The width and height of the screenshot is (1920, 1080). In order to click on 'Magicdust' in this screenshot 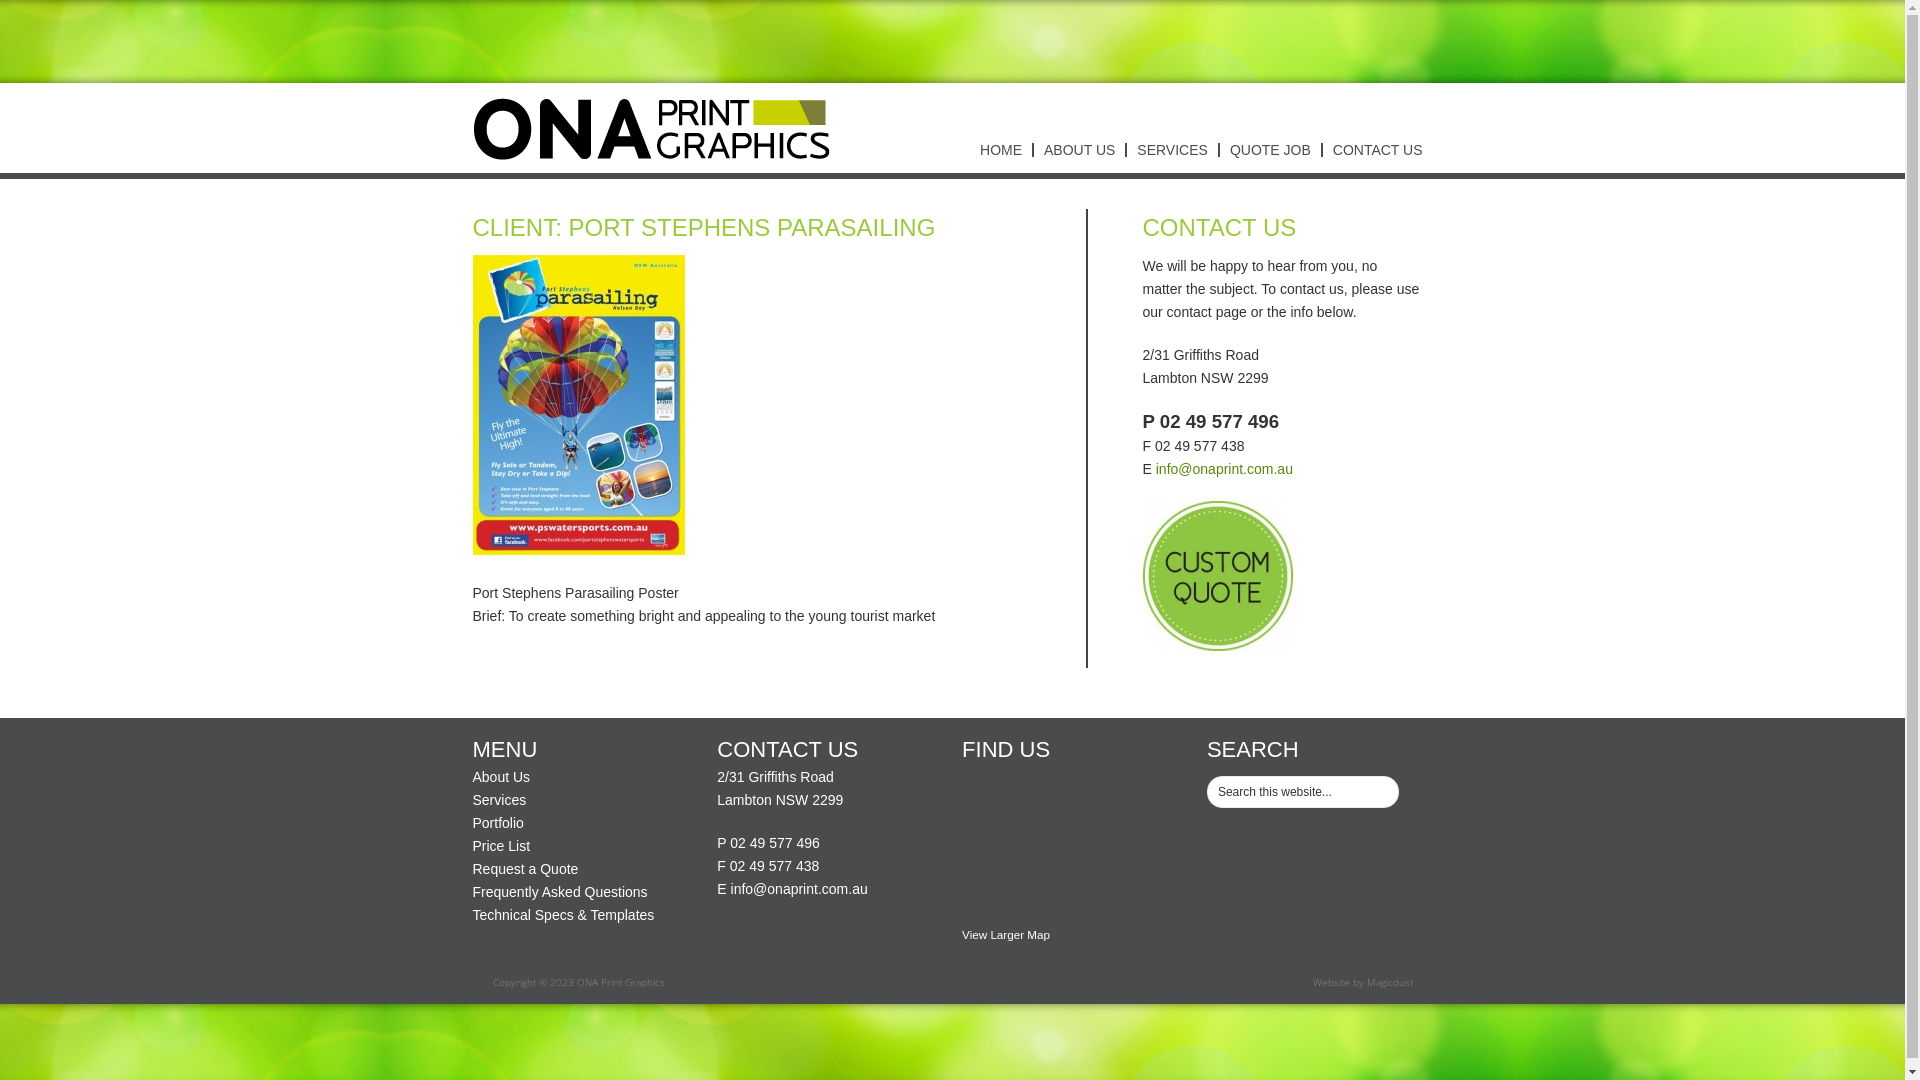, I will do `click(1387, 981)`.